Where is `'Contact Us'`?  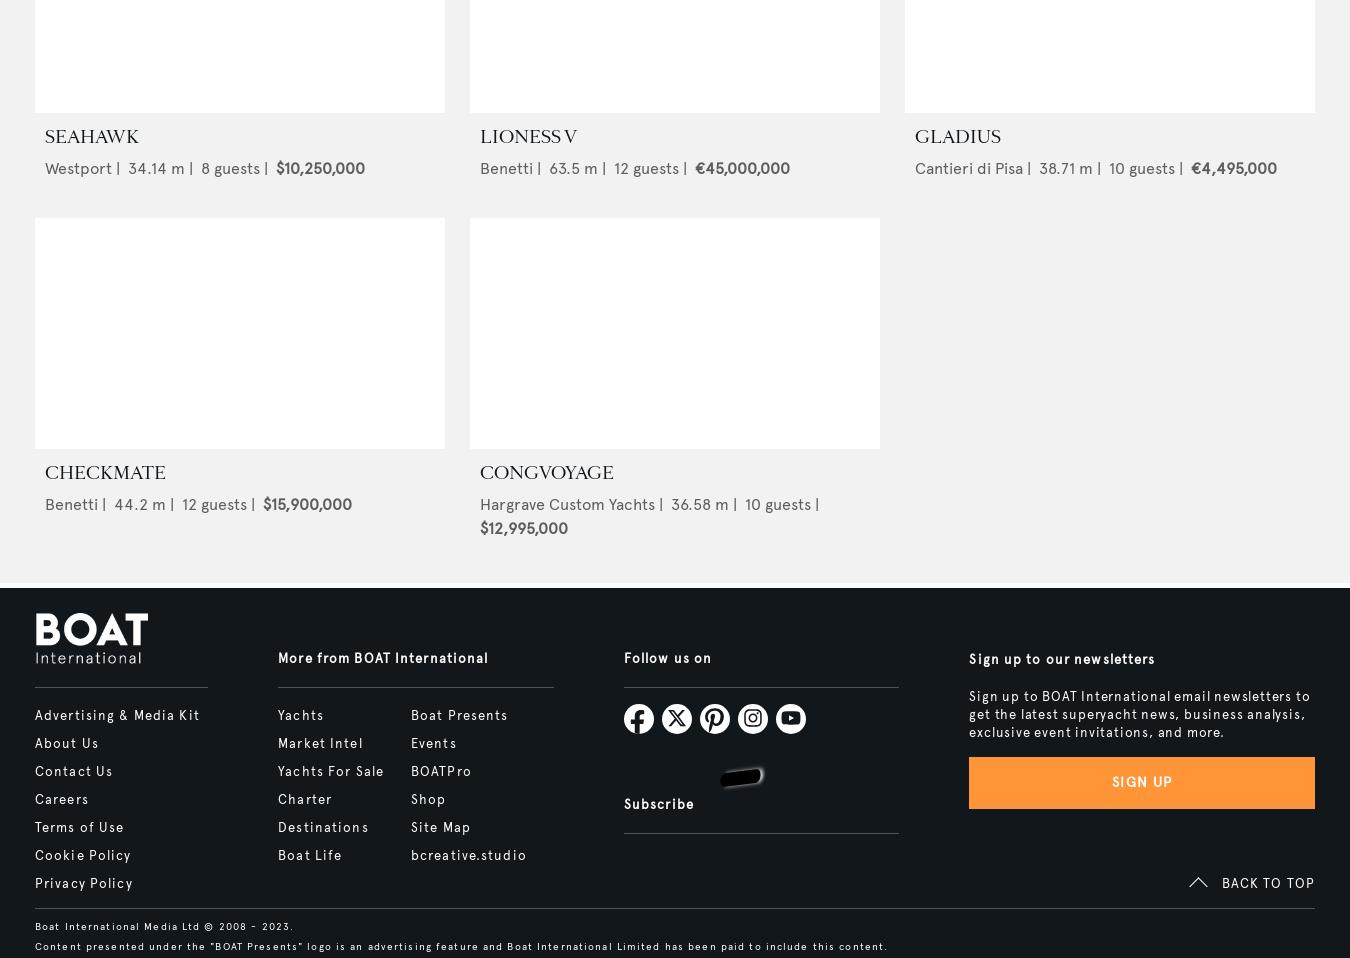
'Contact Us' is located at coordinates (72, 770).